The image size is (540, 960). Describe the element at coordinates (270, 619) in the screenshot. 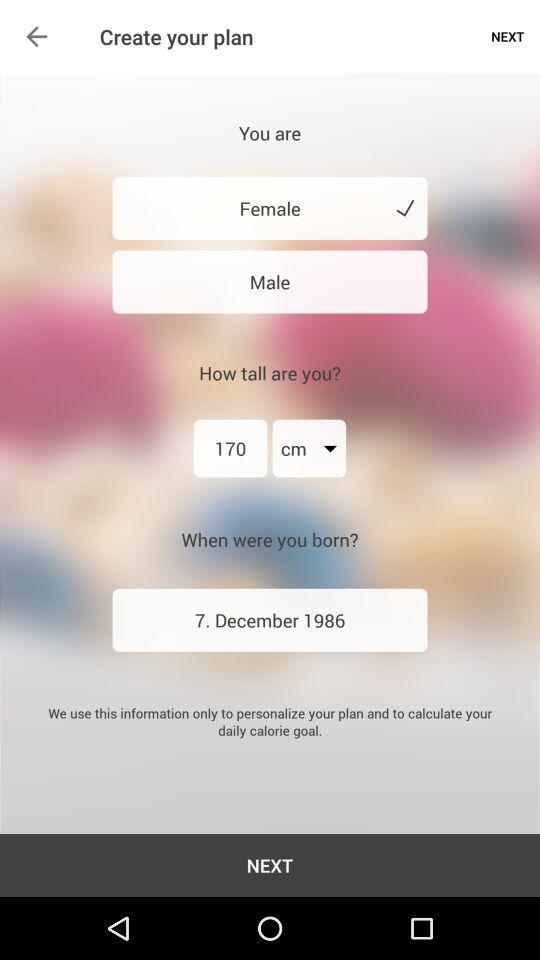

I see `the item above we use this` at that location.